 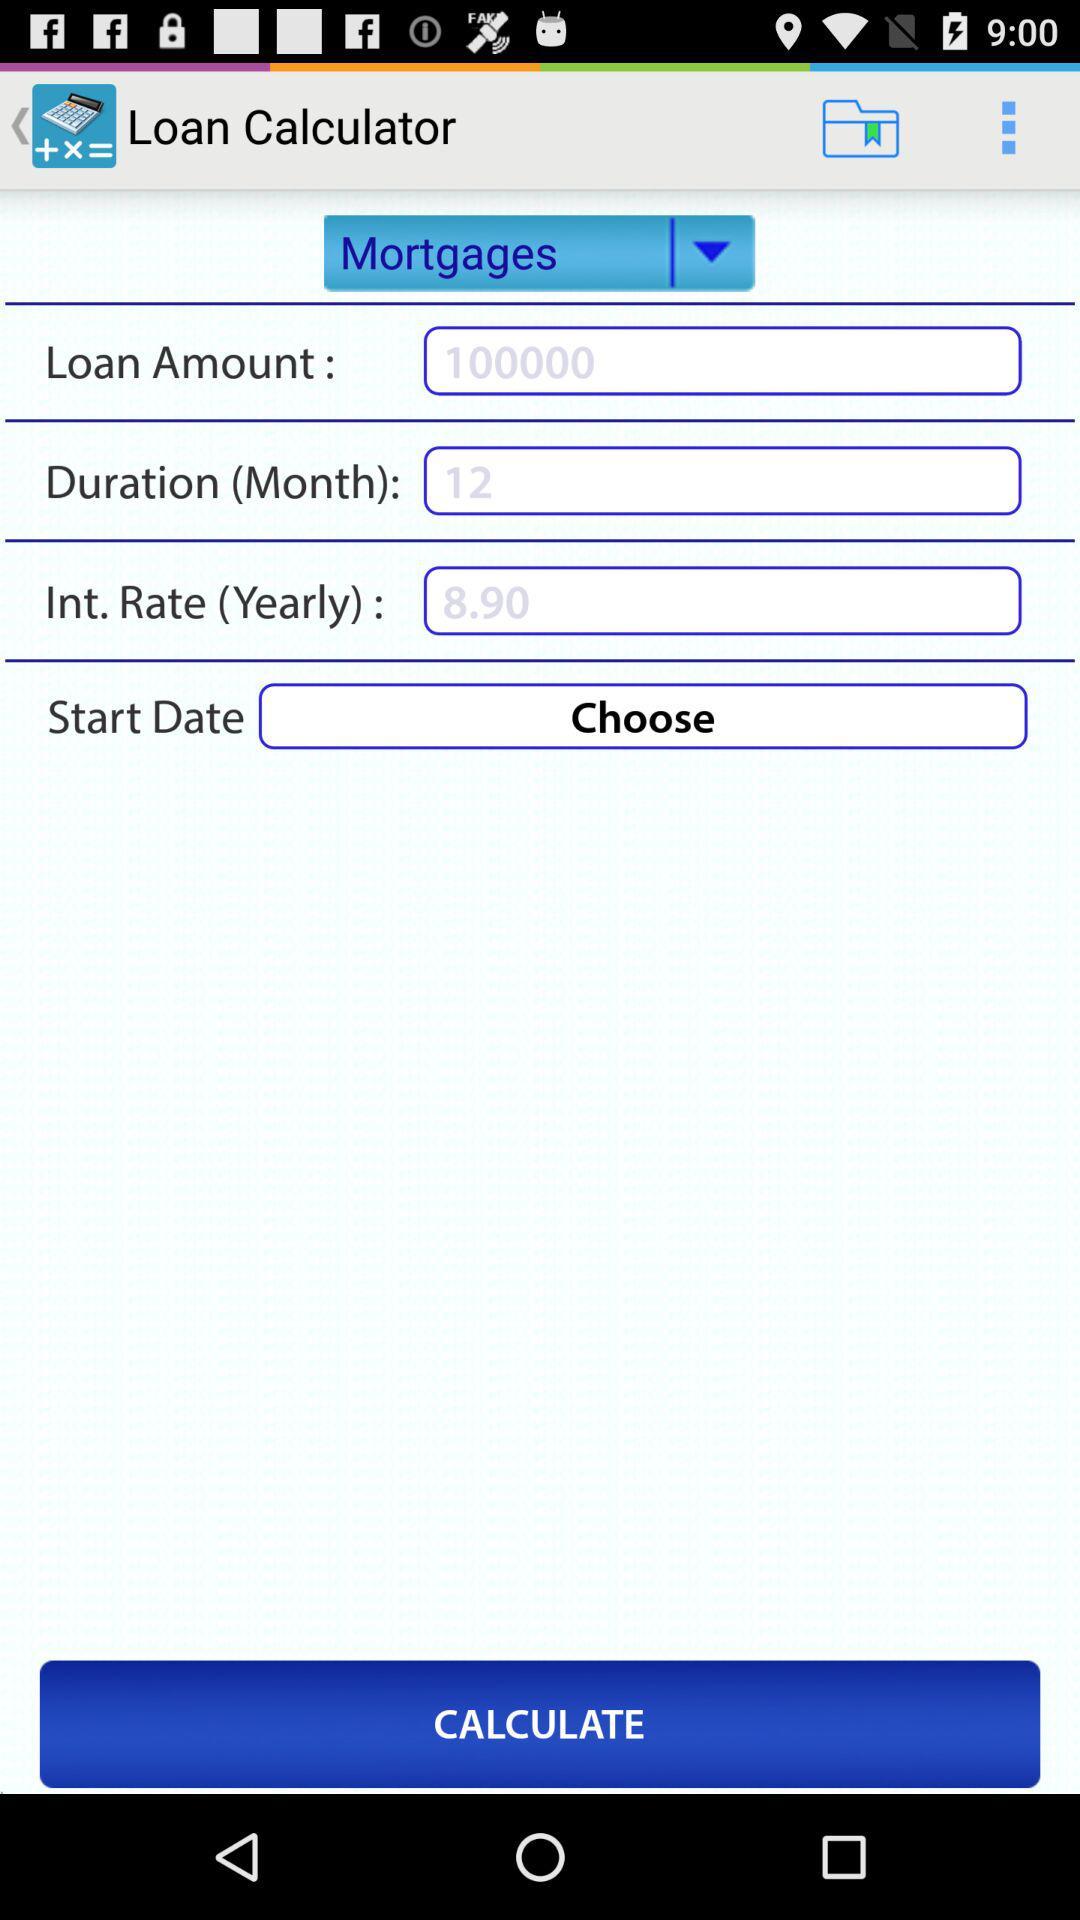 I want to click on insert year, so click(x=722, y=599).